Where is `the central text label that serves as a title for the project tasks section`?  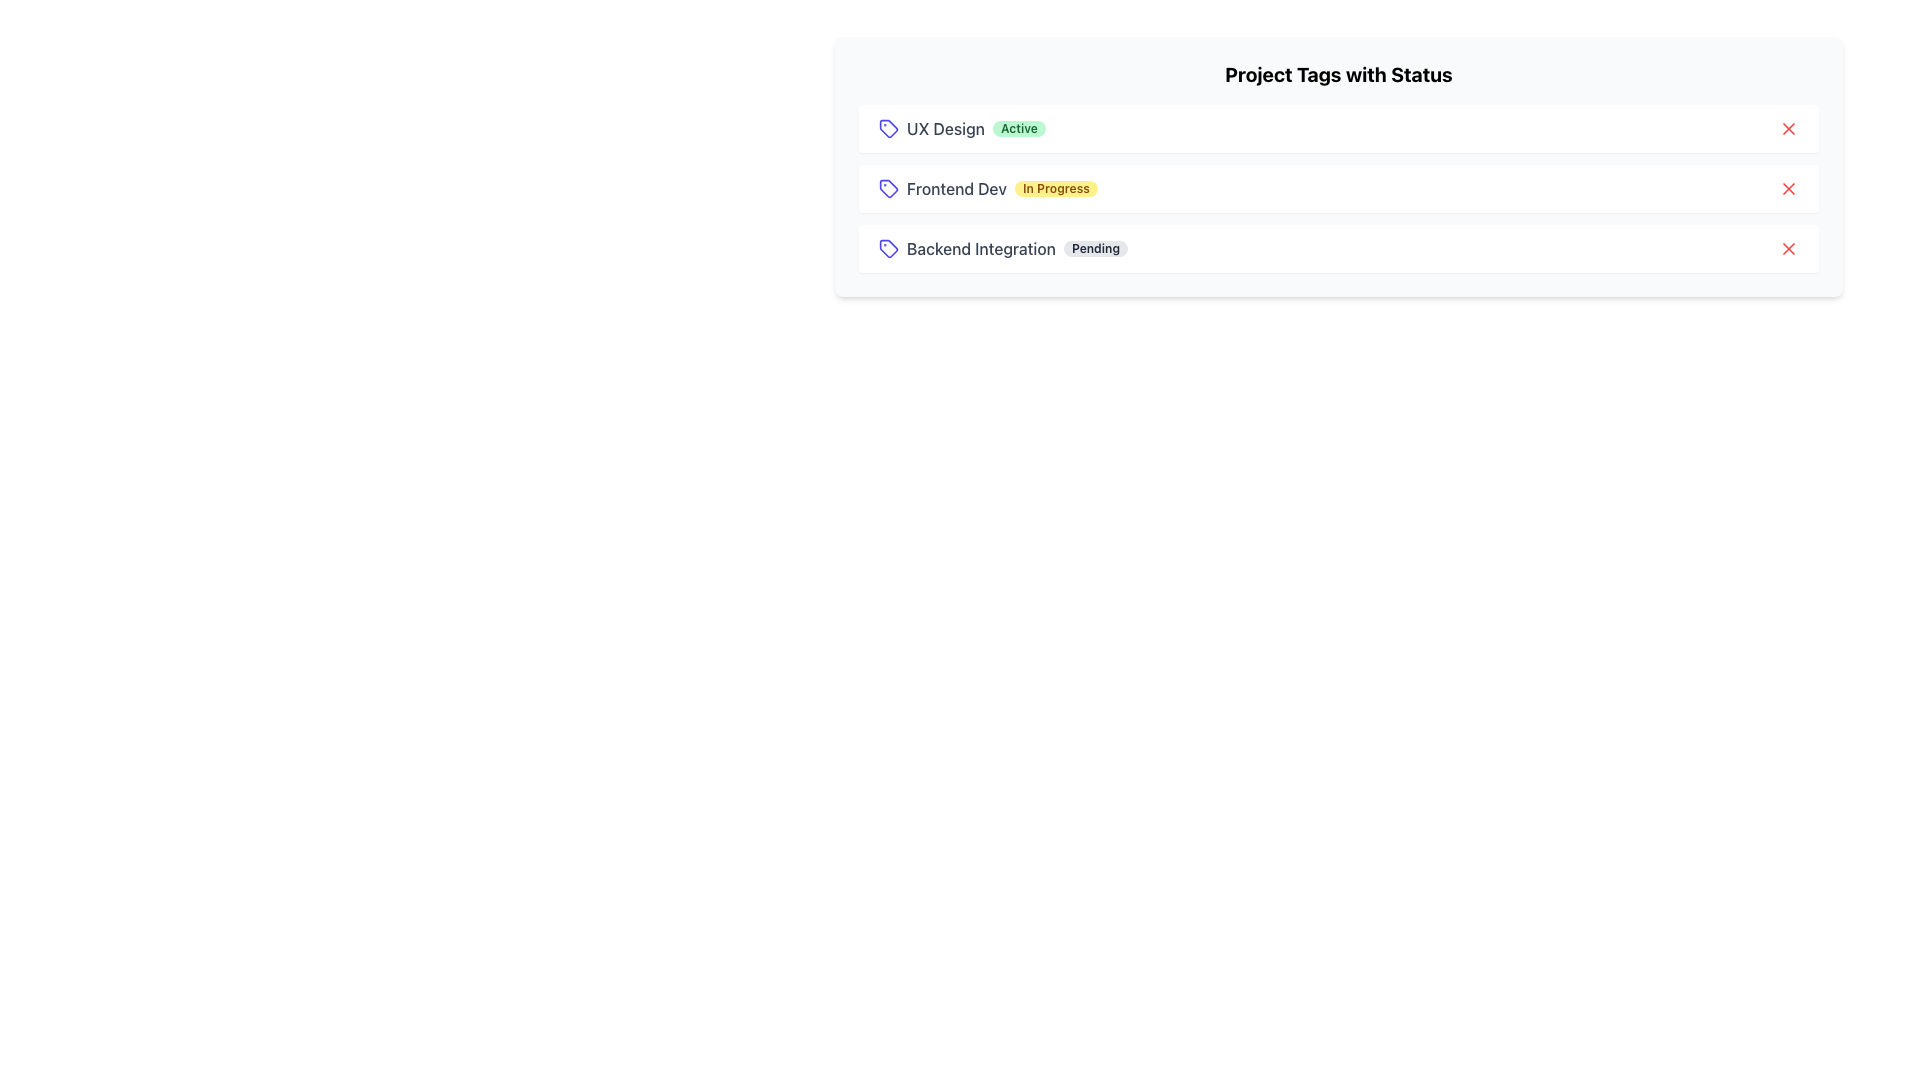
the central text label that serves as a title for the project tasks section is located at coordinates (1339, 73).